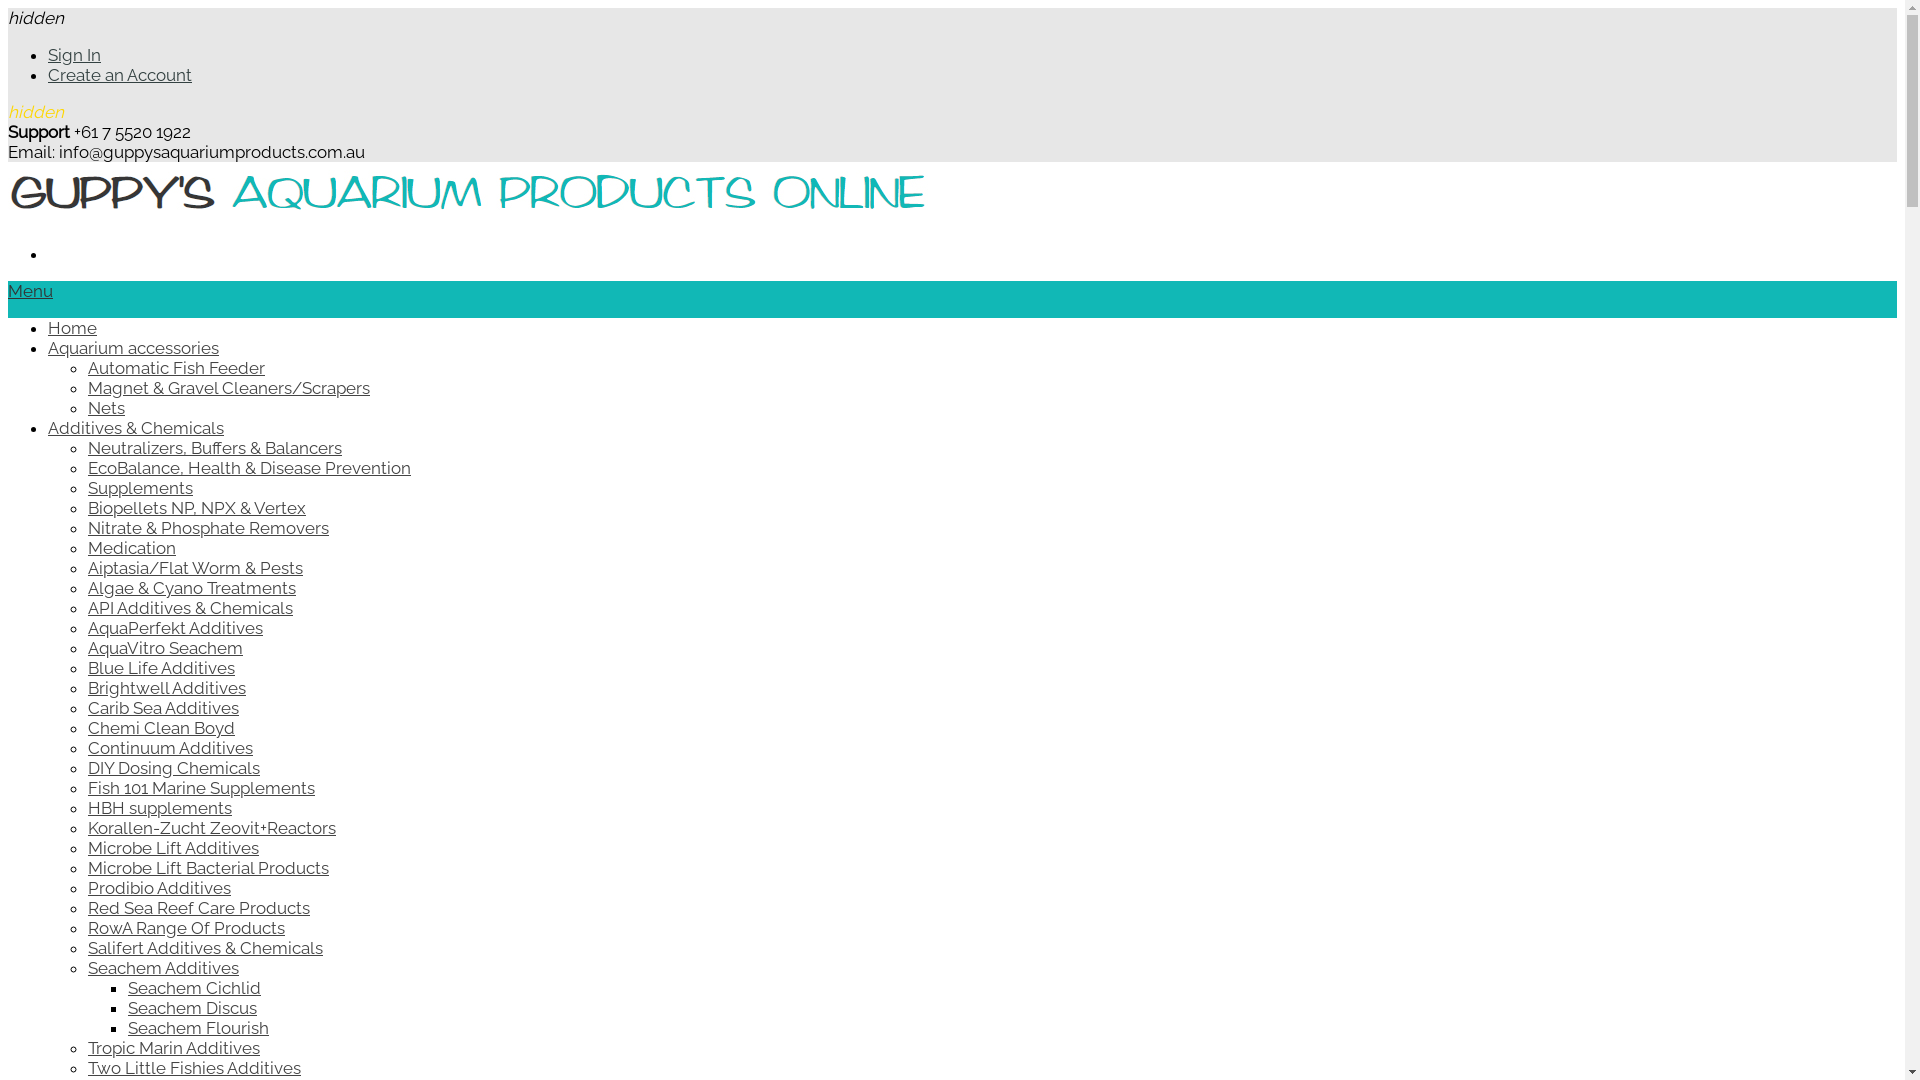 This screenshot has height=1080, width=1920. What do you see at coordinates (208, 866) in the screenshot?
I see `'Microbe Lift Bacterial Products'` at bounding box center [208, 866].